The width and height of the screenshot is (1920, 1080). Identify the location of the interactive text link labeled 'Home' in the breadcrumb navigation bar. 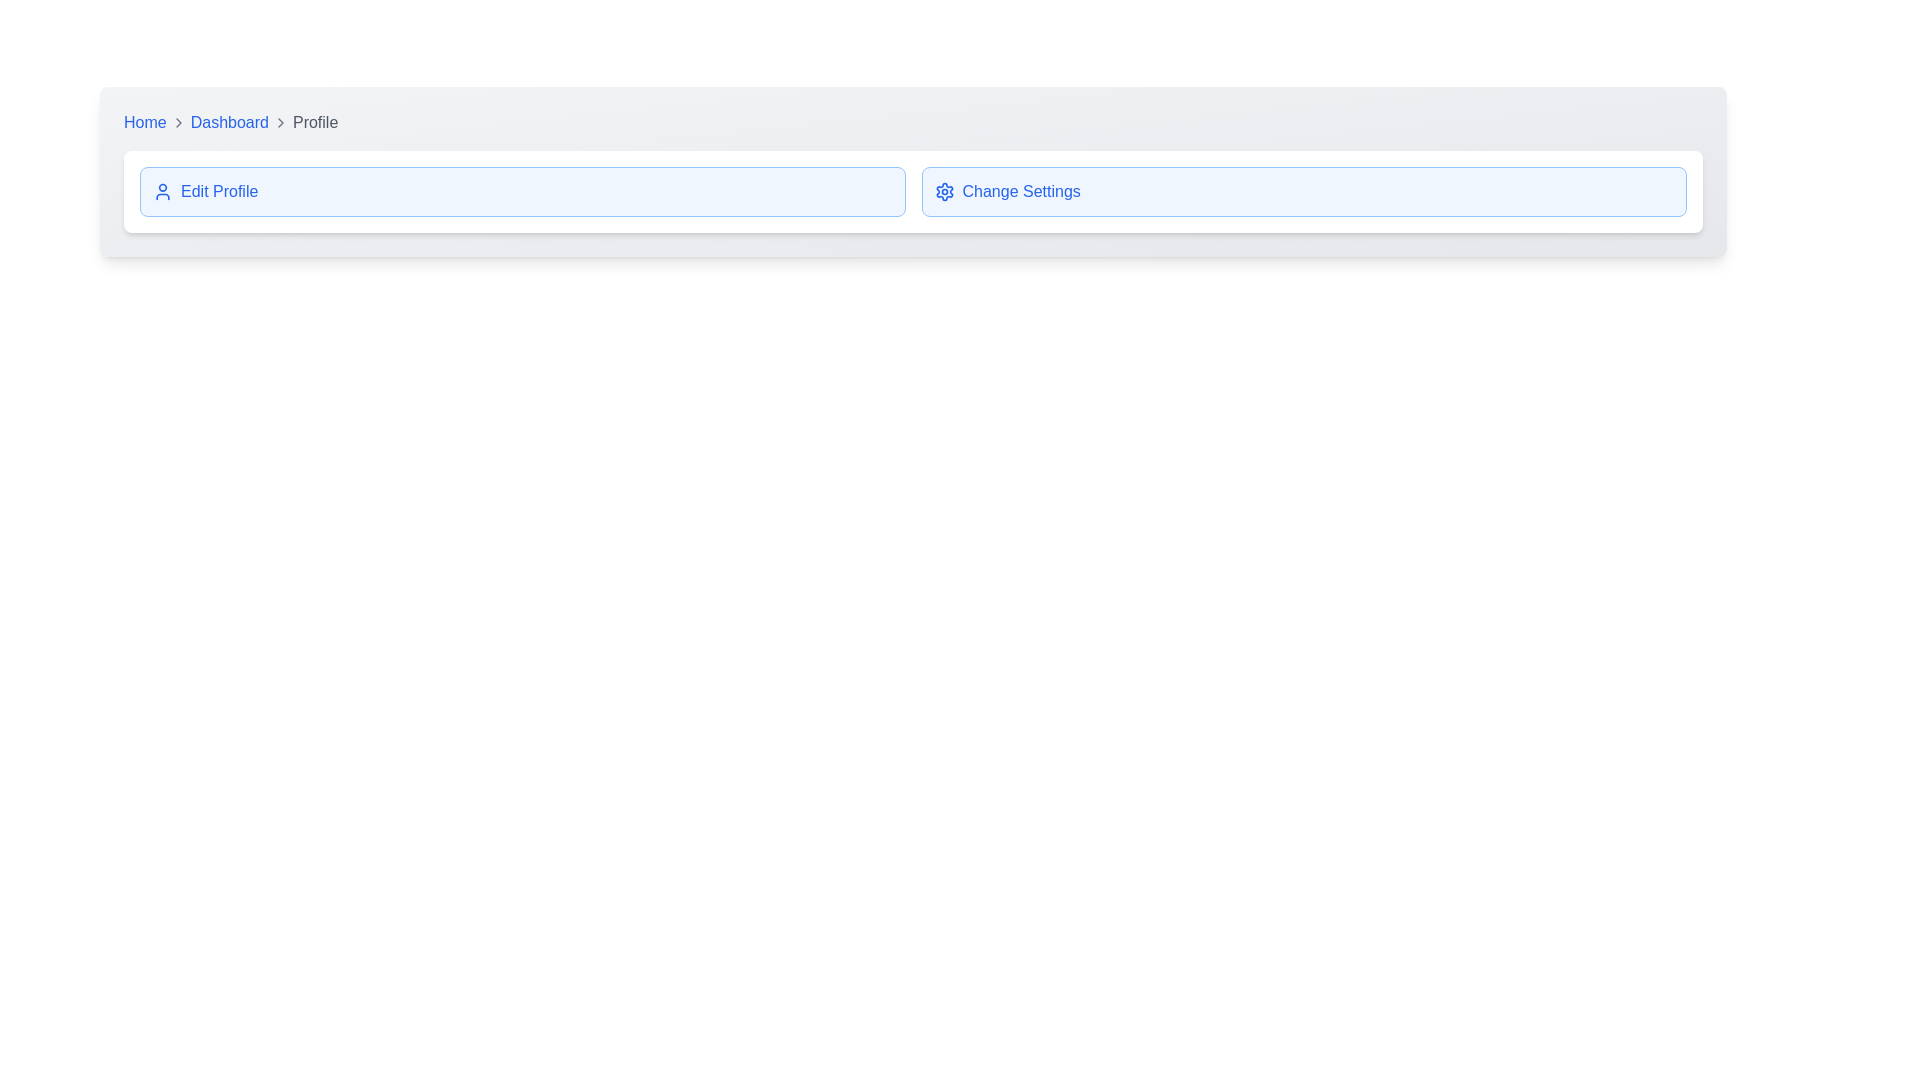
(154, 123).